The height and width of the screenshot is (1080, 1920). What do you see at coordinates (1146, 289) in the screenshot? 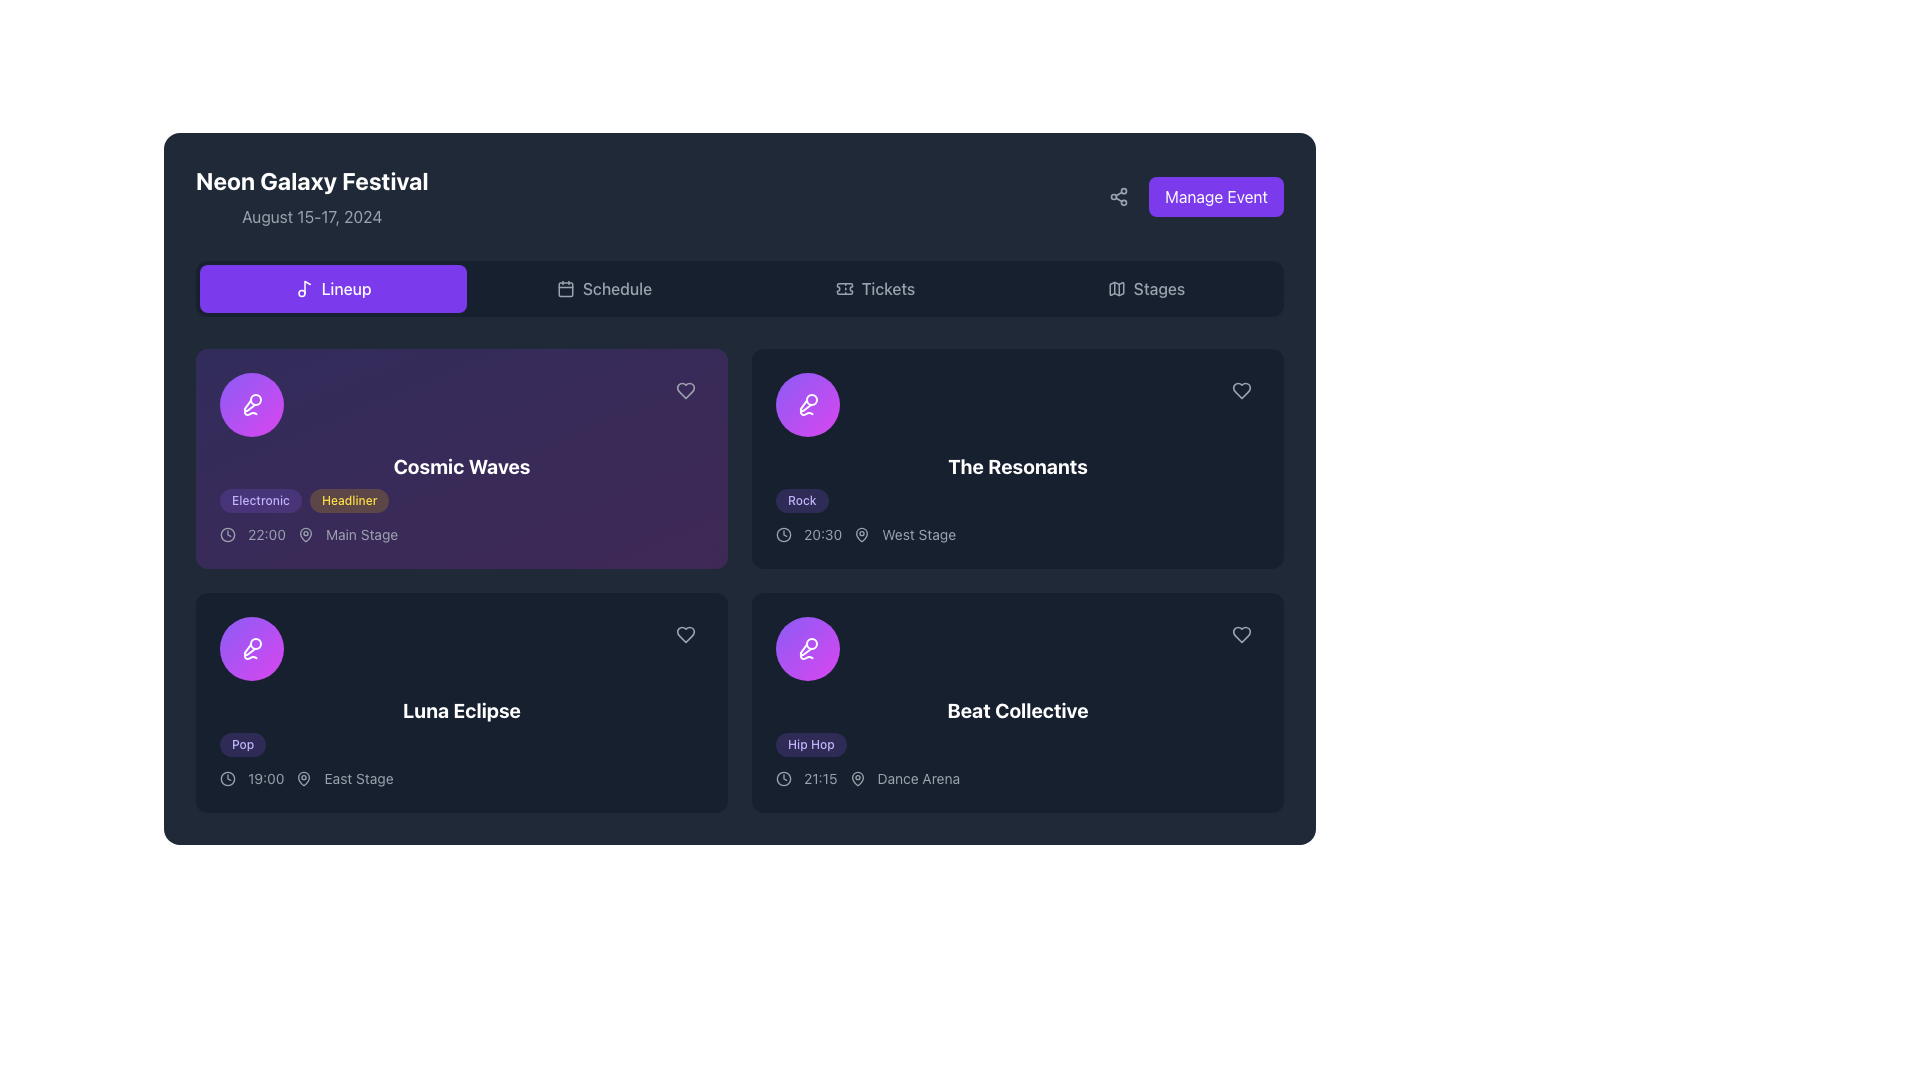
I see `the 'Stages' navigation button, which is the fourth tab in the row of selectable tabs labeled 'Lineup', 'Schedule', 'Tickets', and 'Stages'` at bounding box center [1146, 289].